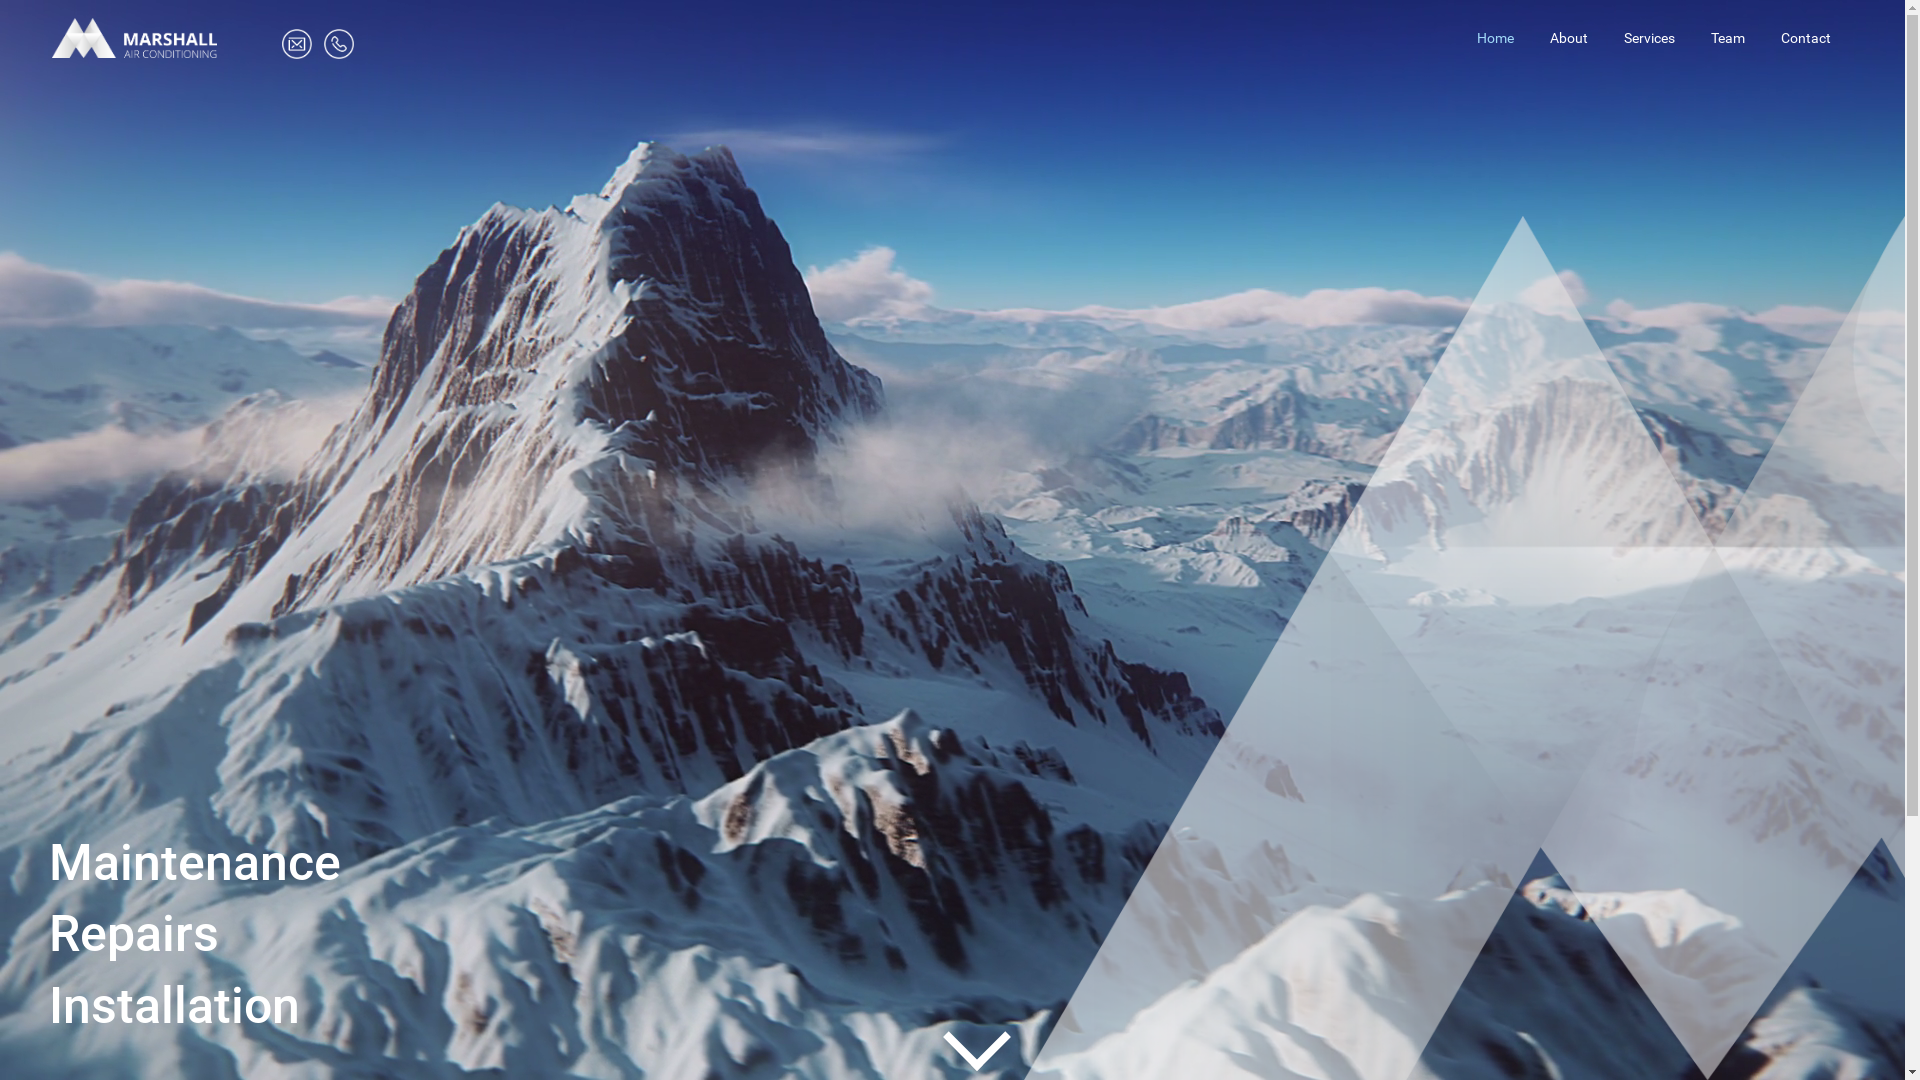 This screenshot has height=1080, width=1920. What do you see at coordinates (1495, 38) in the screenshot?
I see `'Home'` at bounding box center [1495, 38].